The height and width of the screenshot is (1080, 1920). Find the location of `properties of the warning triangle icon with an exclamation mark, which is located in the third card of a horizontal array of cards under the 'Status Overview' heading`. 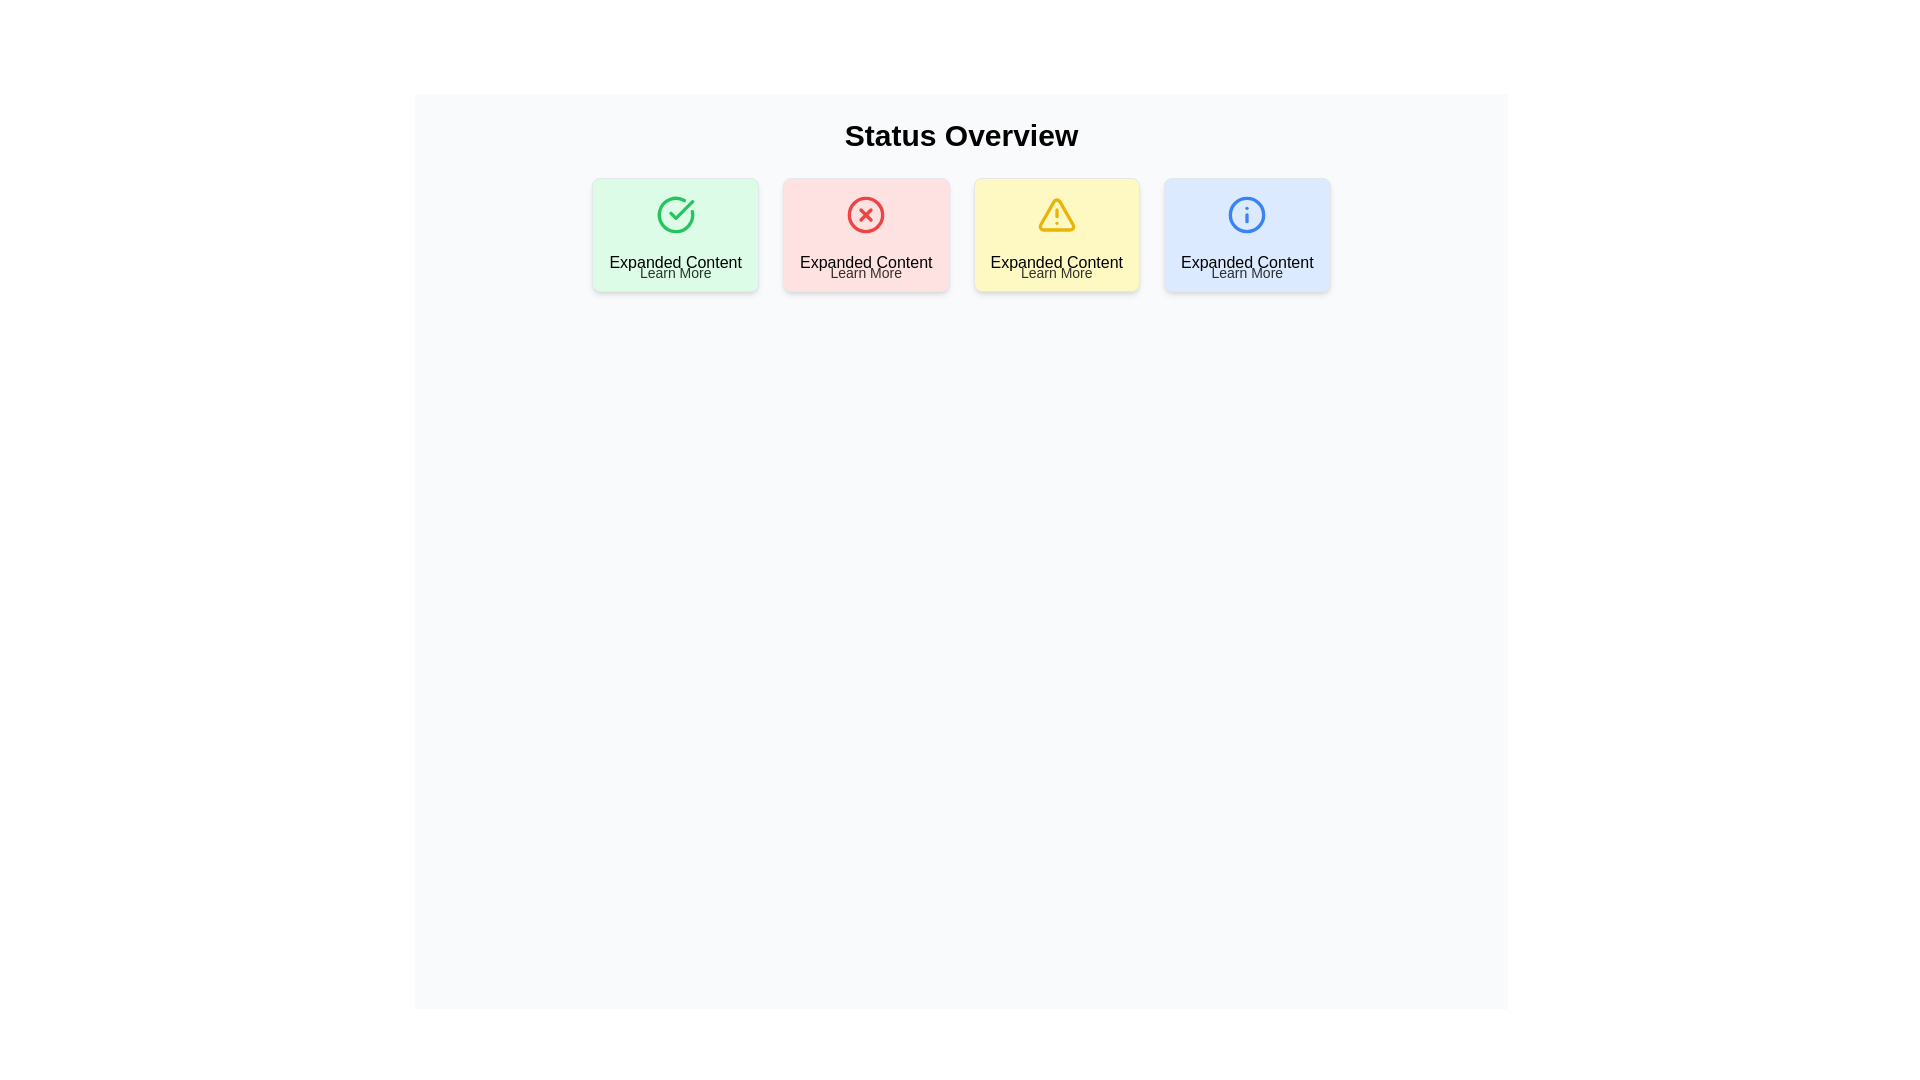

properties of the warning triangle icon with an exclamation mark, which is located in the third card of a horizontal array of cards under the 'Status Overview' heading is located at coordinates (1055, 215).